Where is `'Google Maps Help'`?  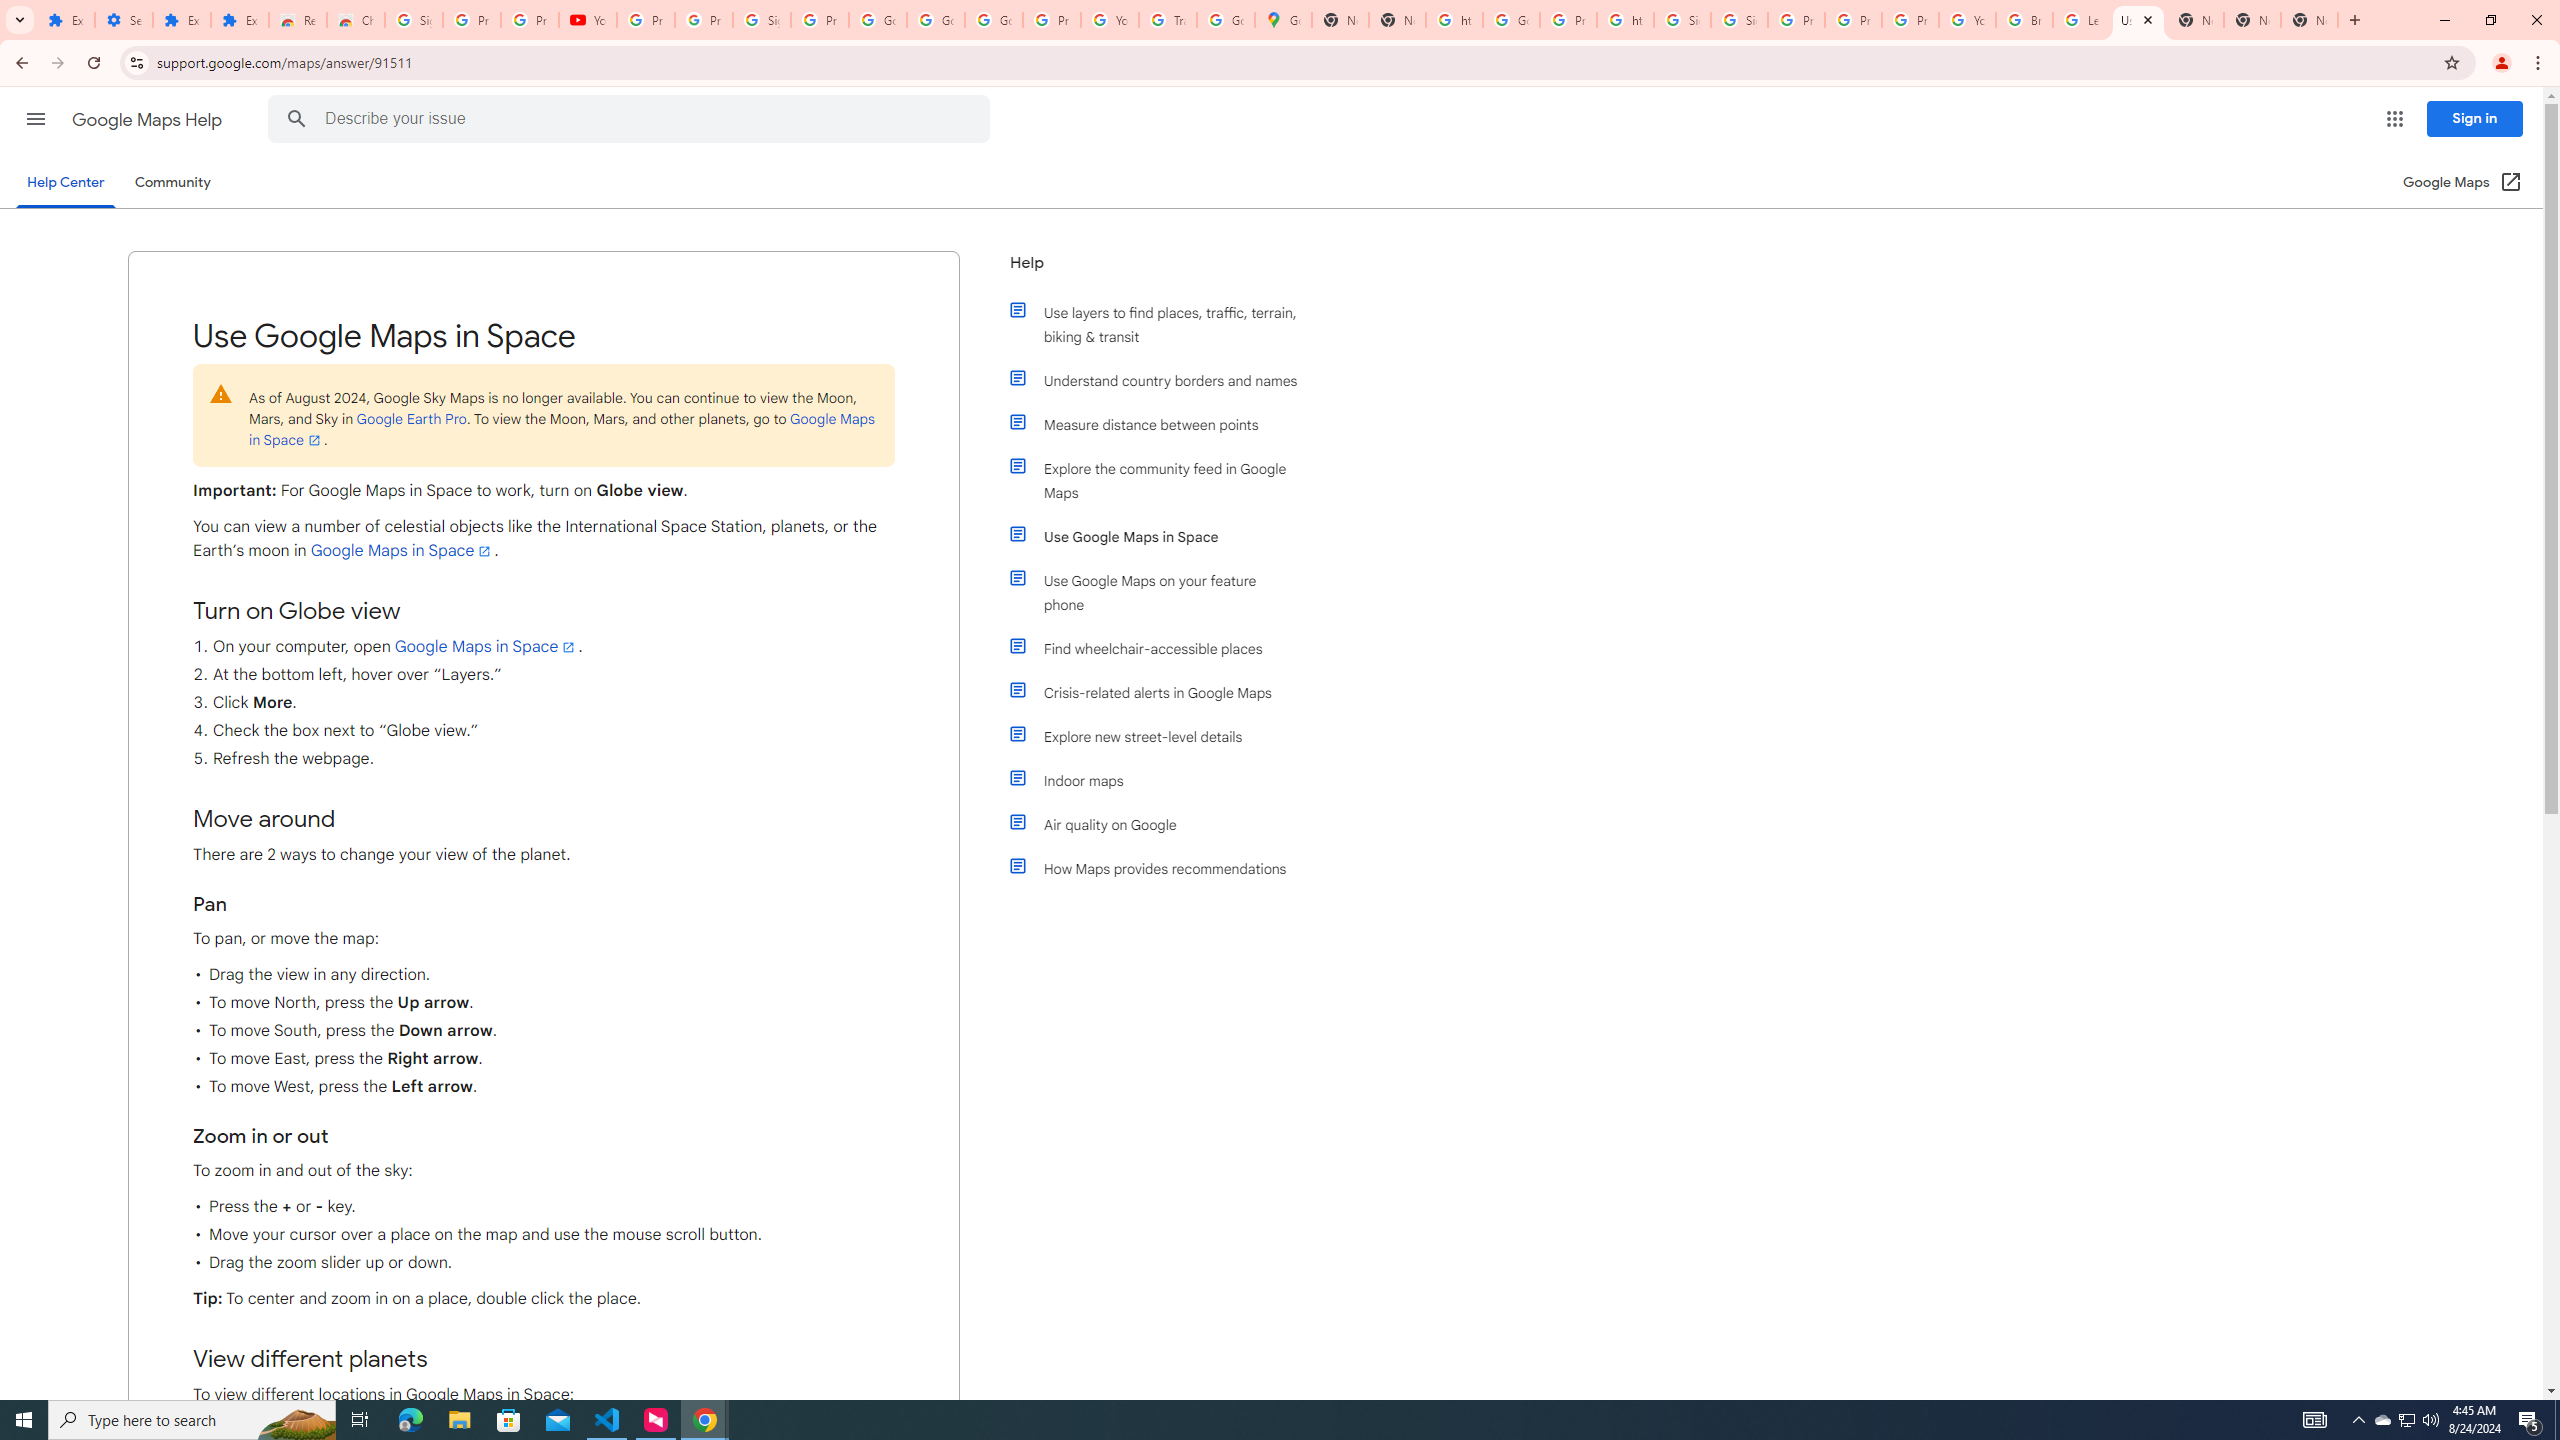 'Google Maps Help' is located at coordinates (148, 119).